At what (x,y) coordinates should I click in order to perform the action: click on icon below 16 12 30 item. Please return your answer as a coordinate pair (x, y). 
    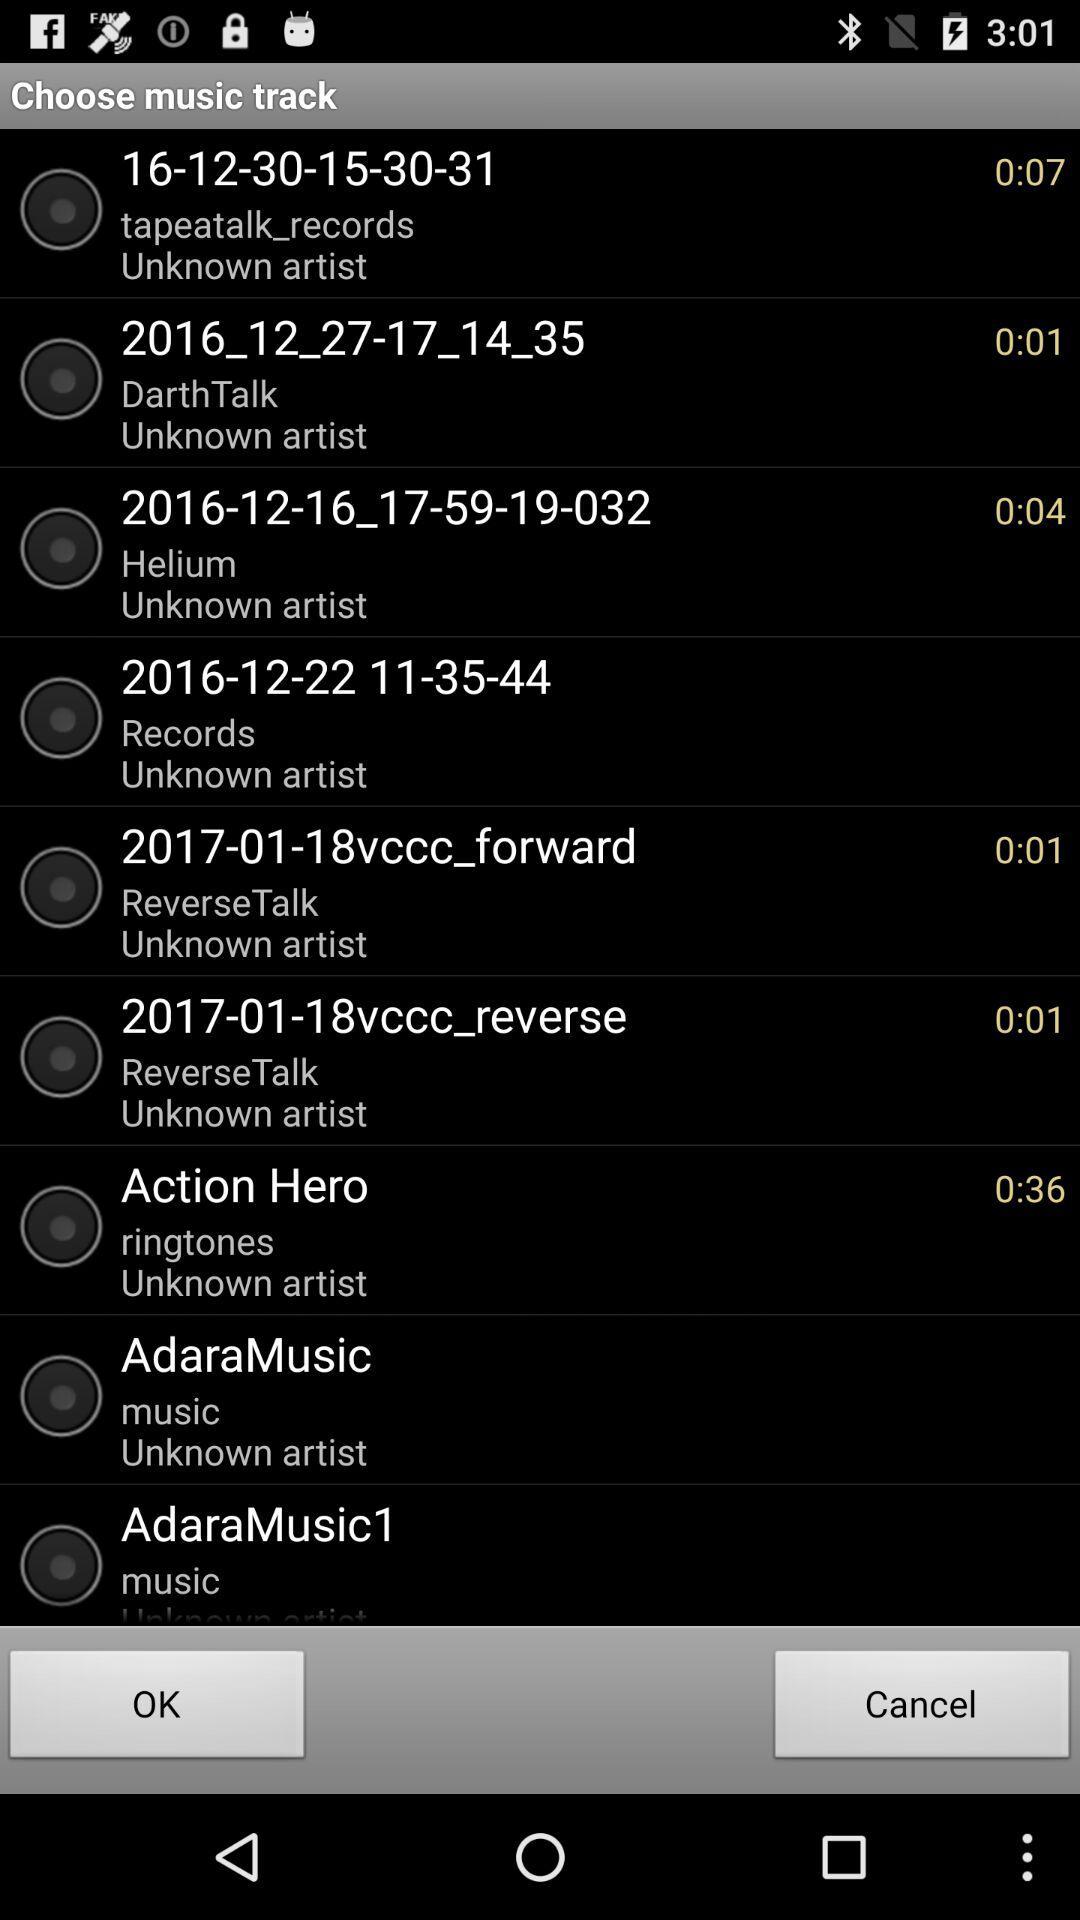
    Looking at the image, I should click on (547, 243).